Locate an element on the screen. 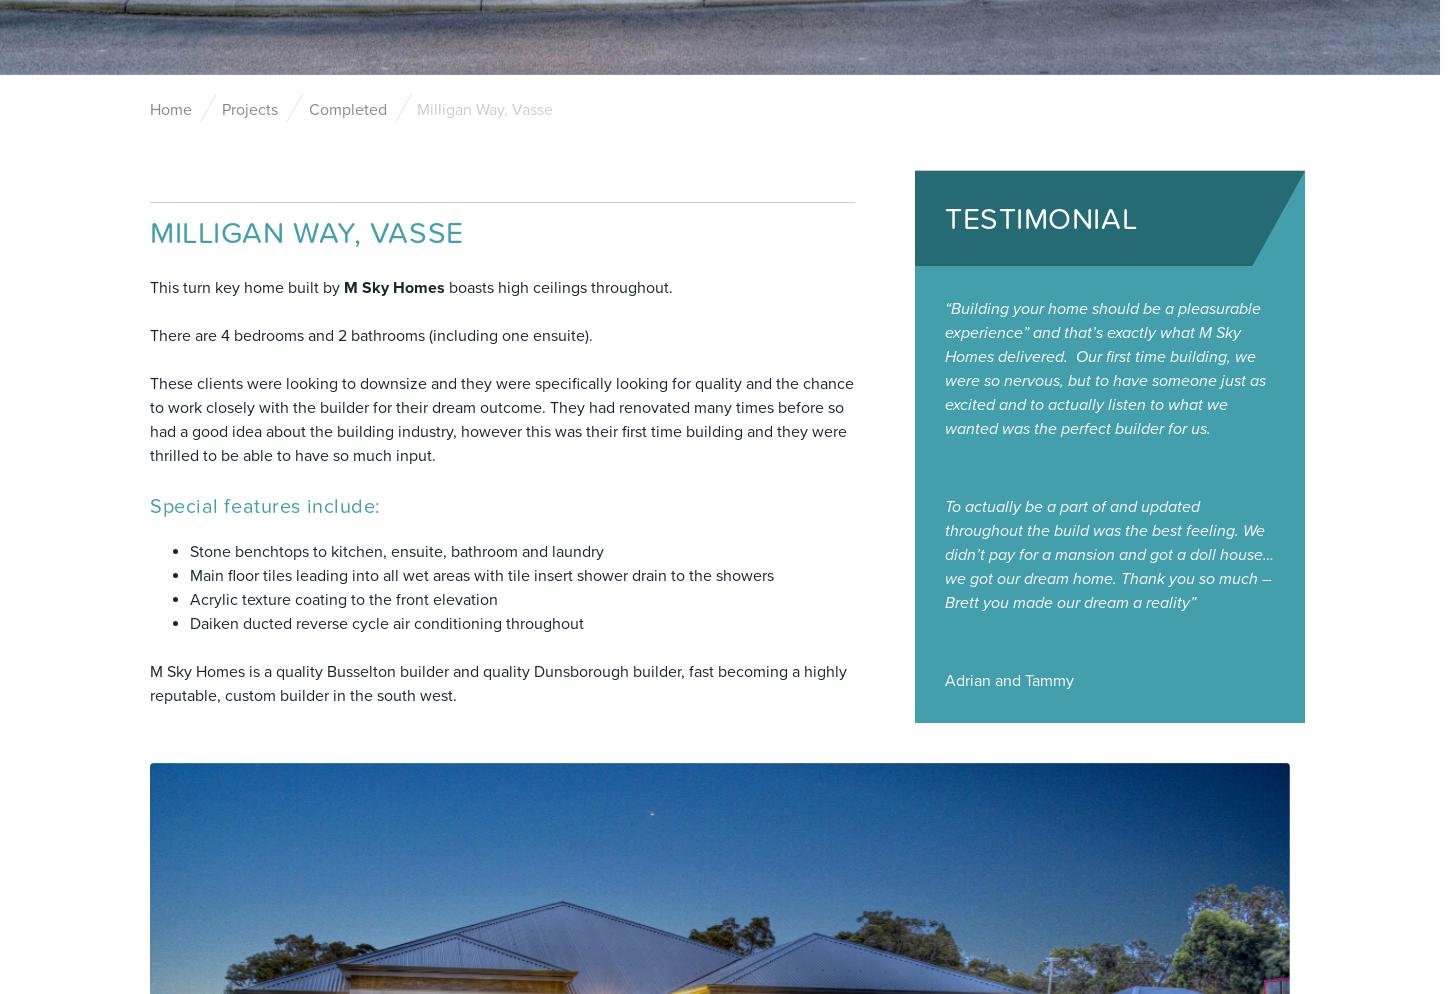 The height and width of the screenshot is (994, 1455). 'Testimonial' is located at coordinates (1040, 218).